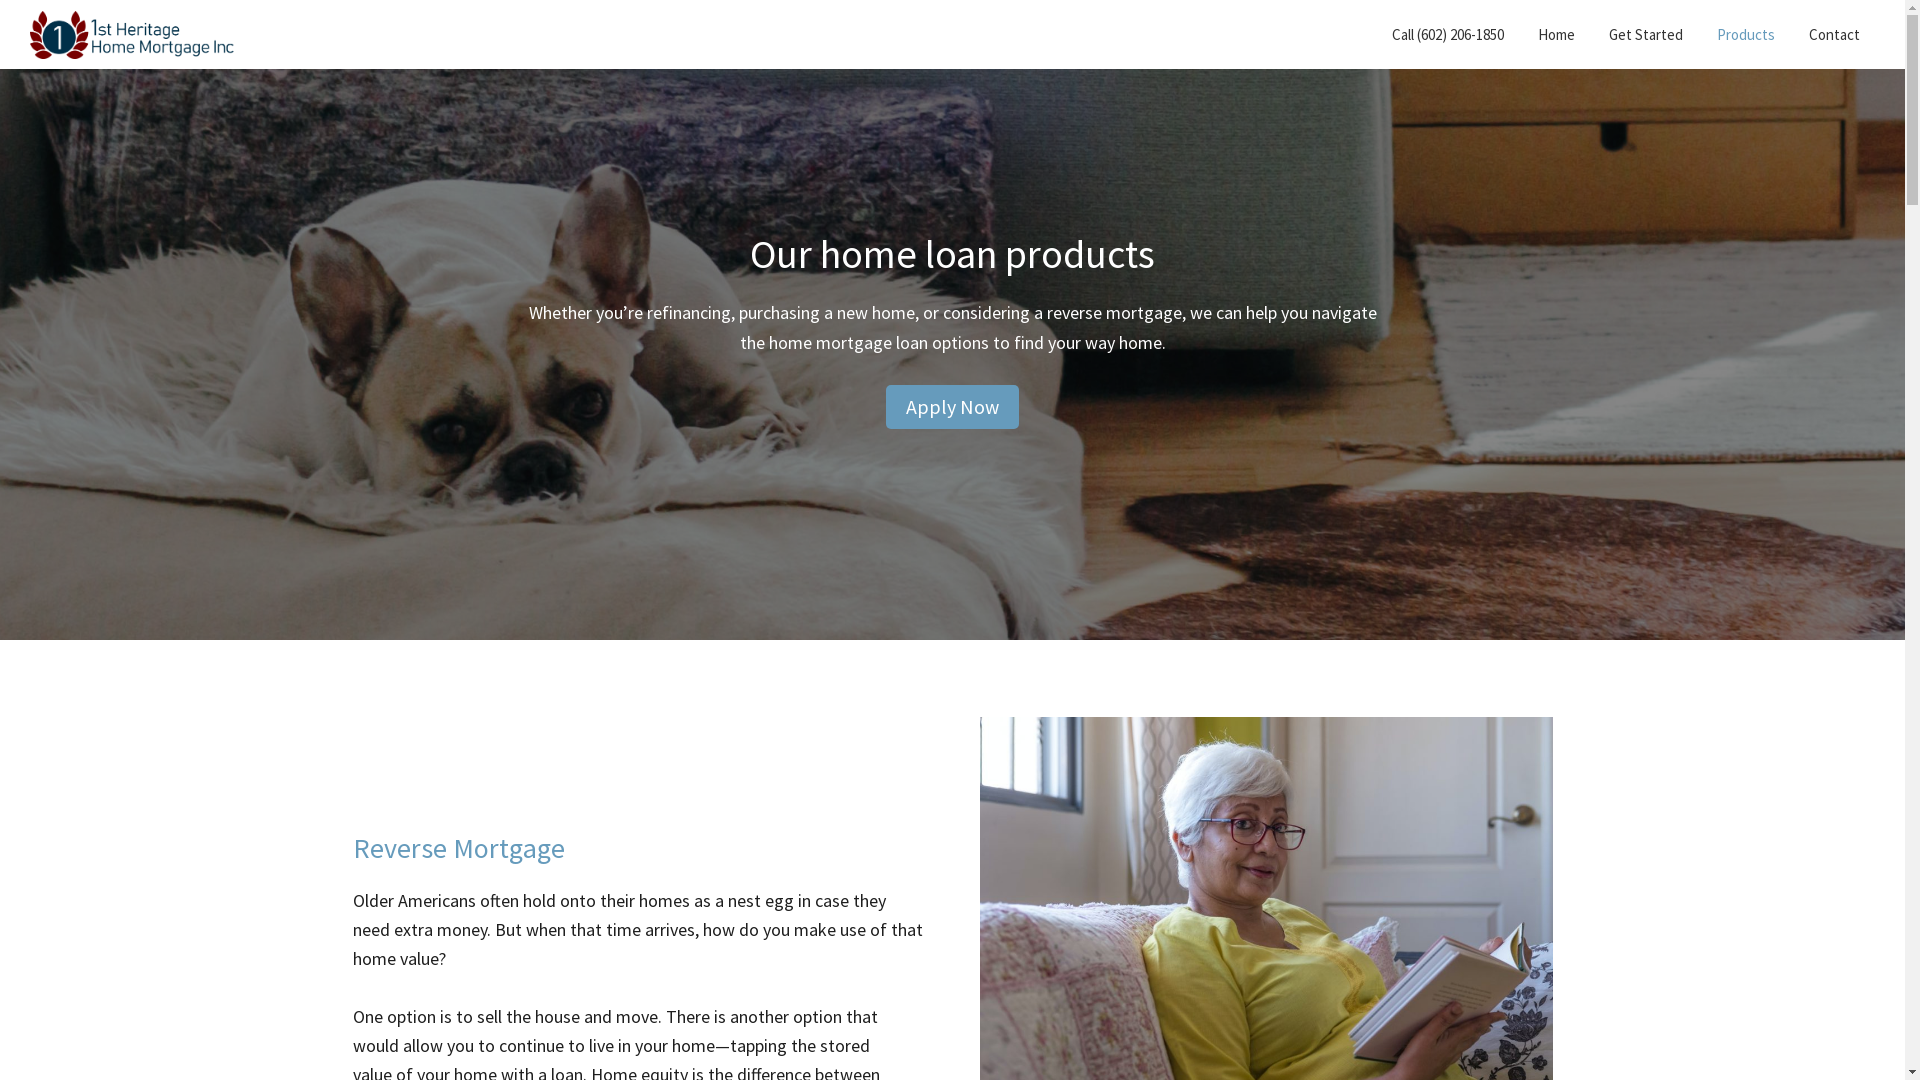 The height and width of the screenshot is (1080, 1920). I want to click on 'Apply Now', so click(885, 406).